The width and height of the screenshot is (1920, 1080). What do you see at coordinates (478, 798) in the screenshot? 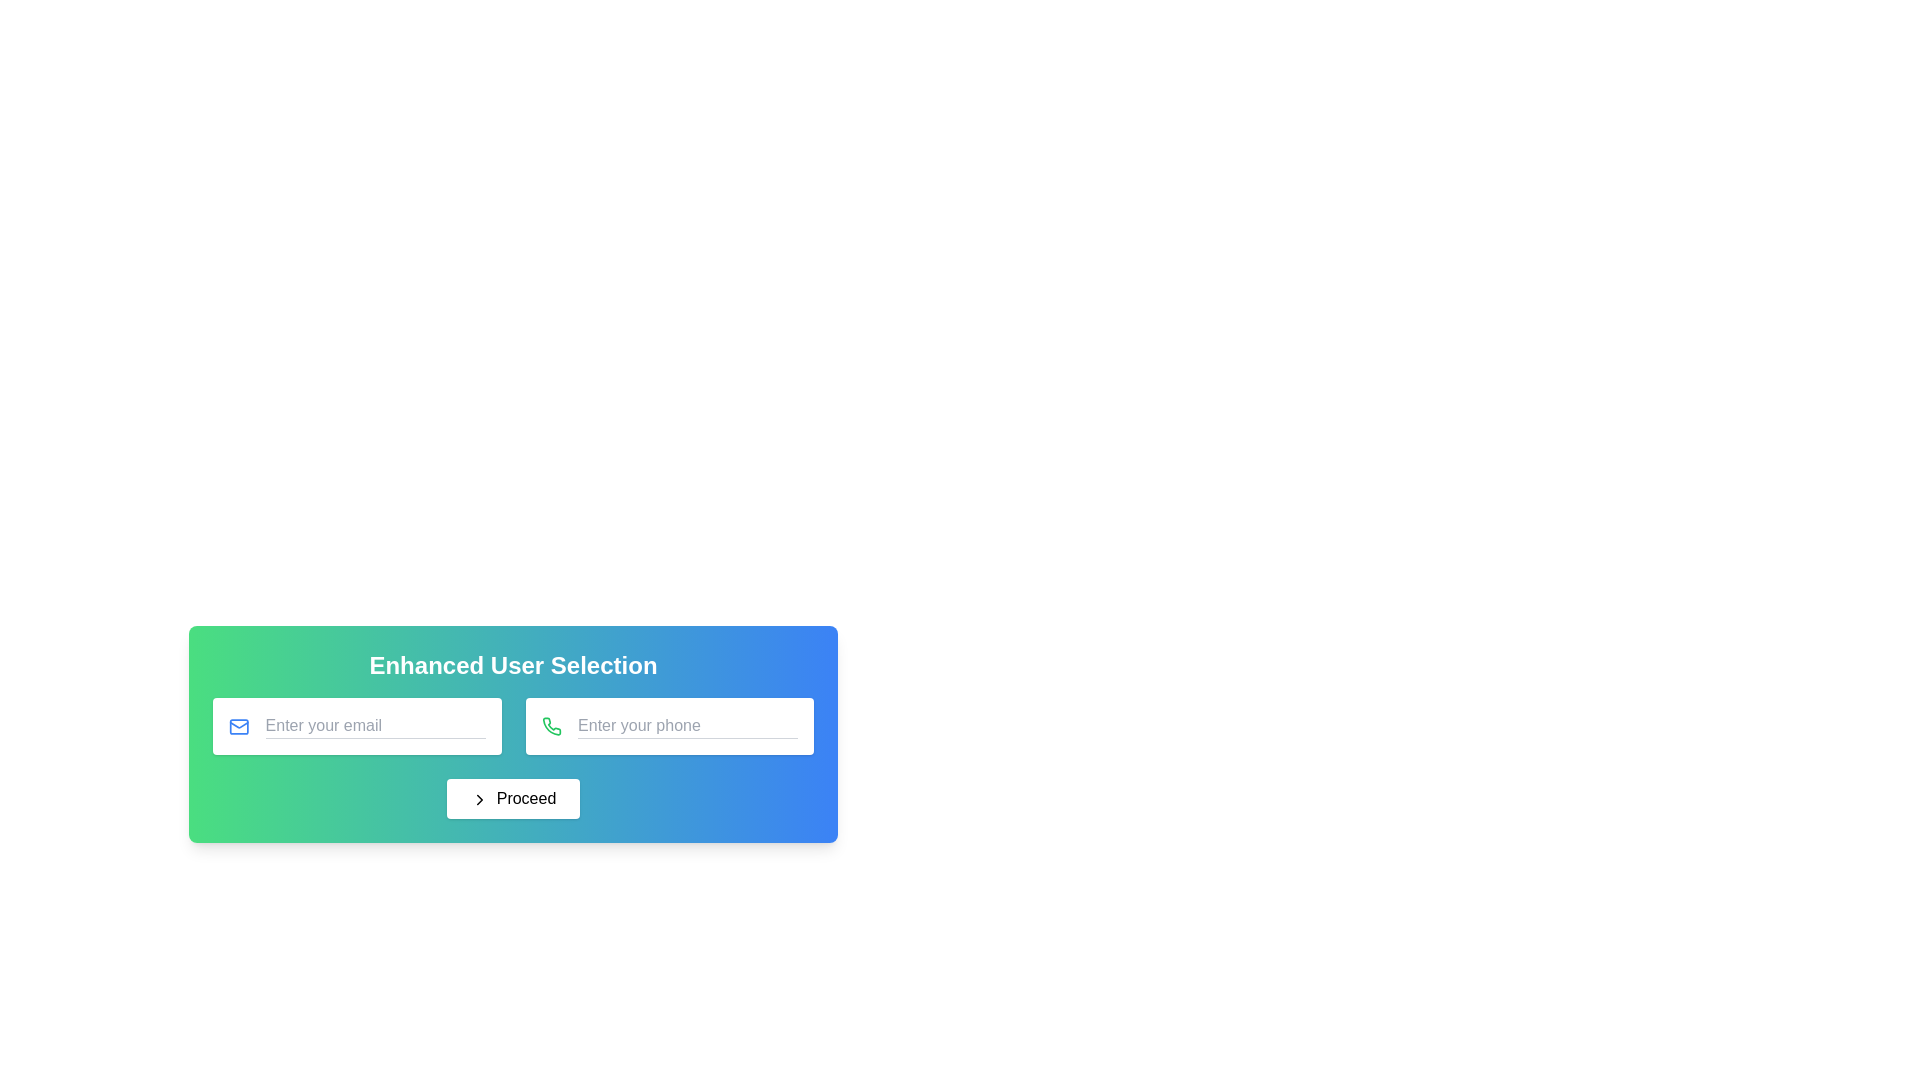
I see `the 'Proceed' button which contains a minimalist rightward arrow icon on its left side` at bounding box center [478, 798].